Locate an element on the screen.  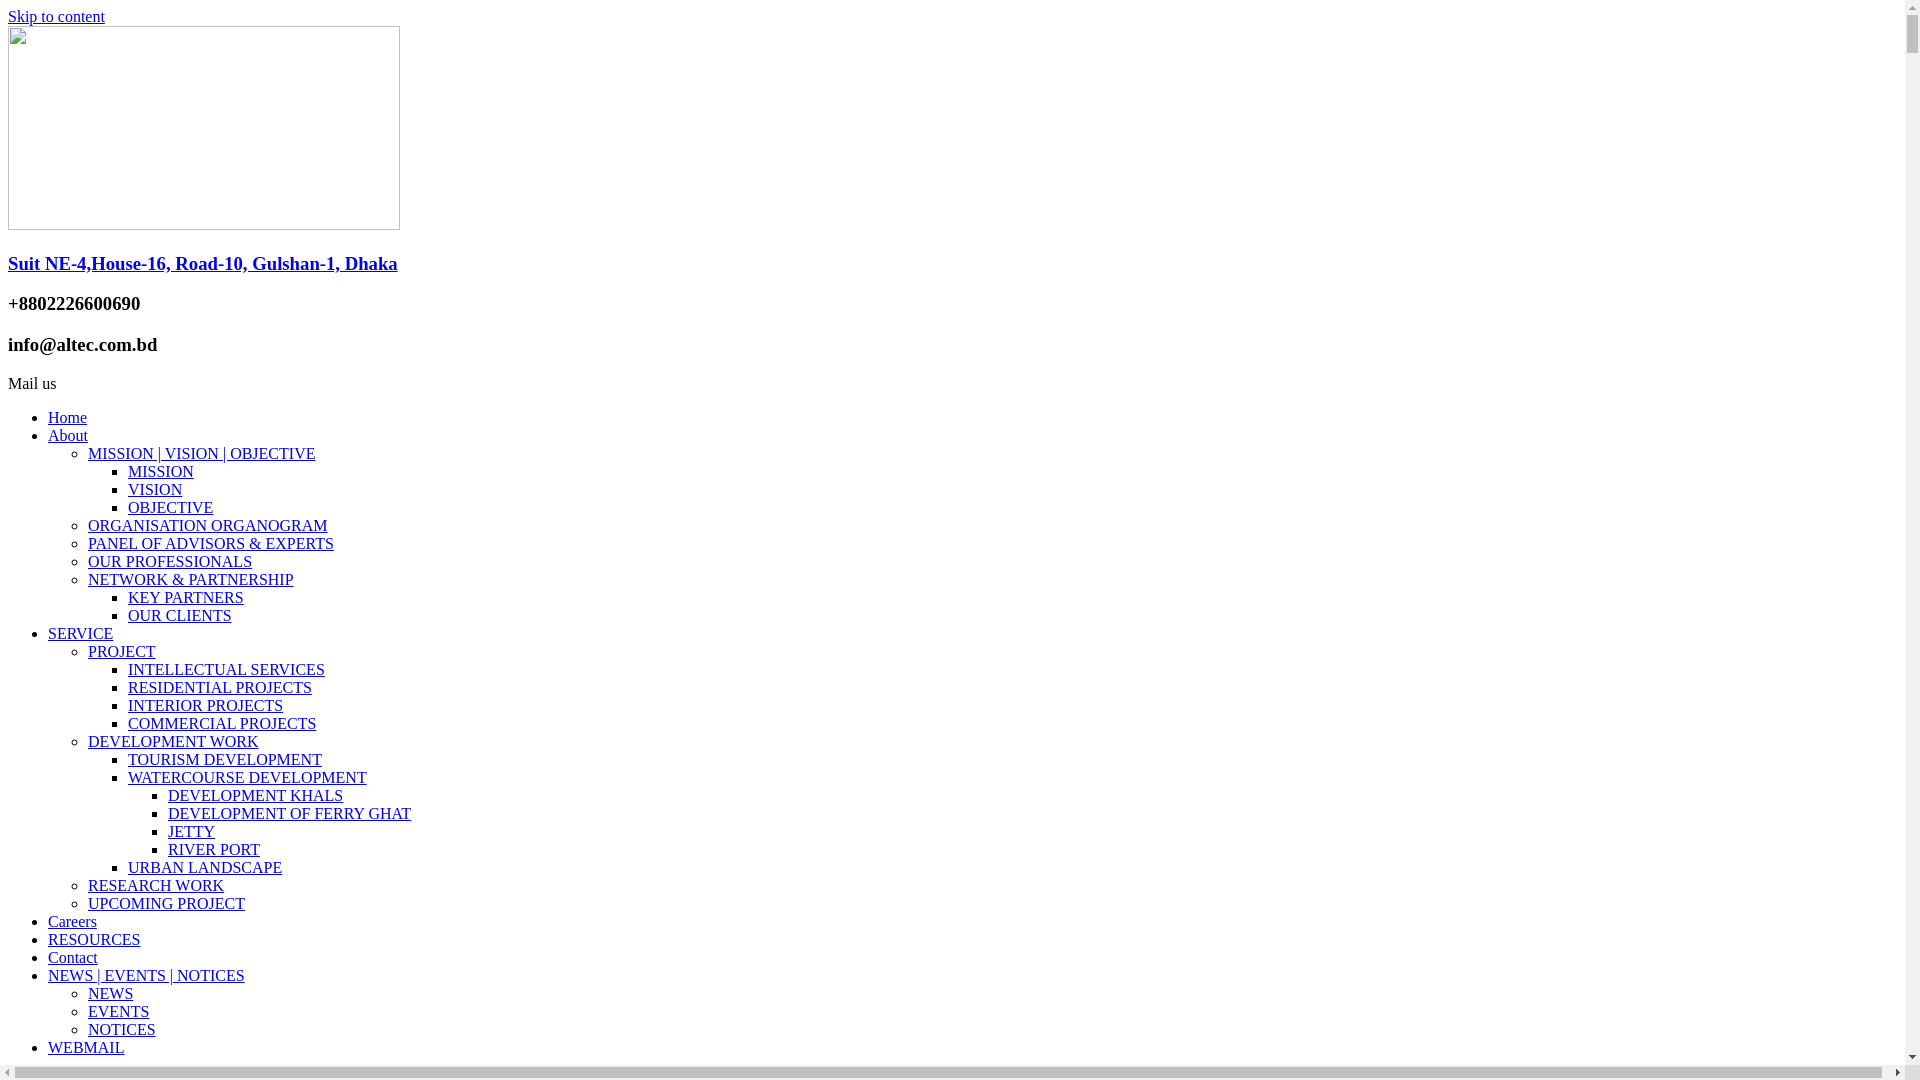
'NETWORK & PARTNERSHIP' is located at coordinates (86, 579).